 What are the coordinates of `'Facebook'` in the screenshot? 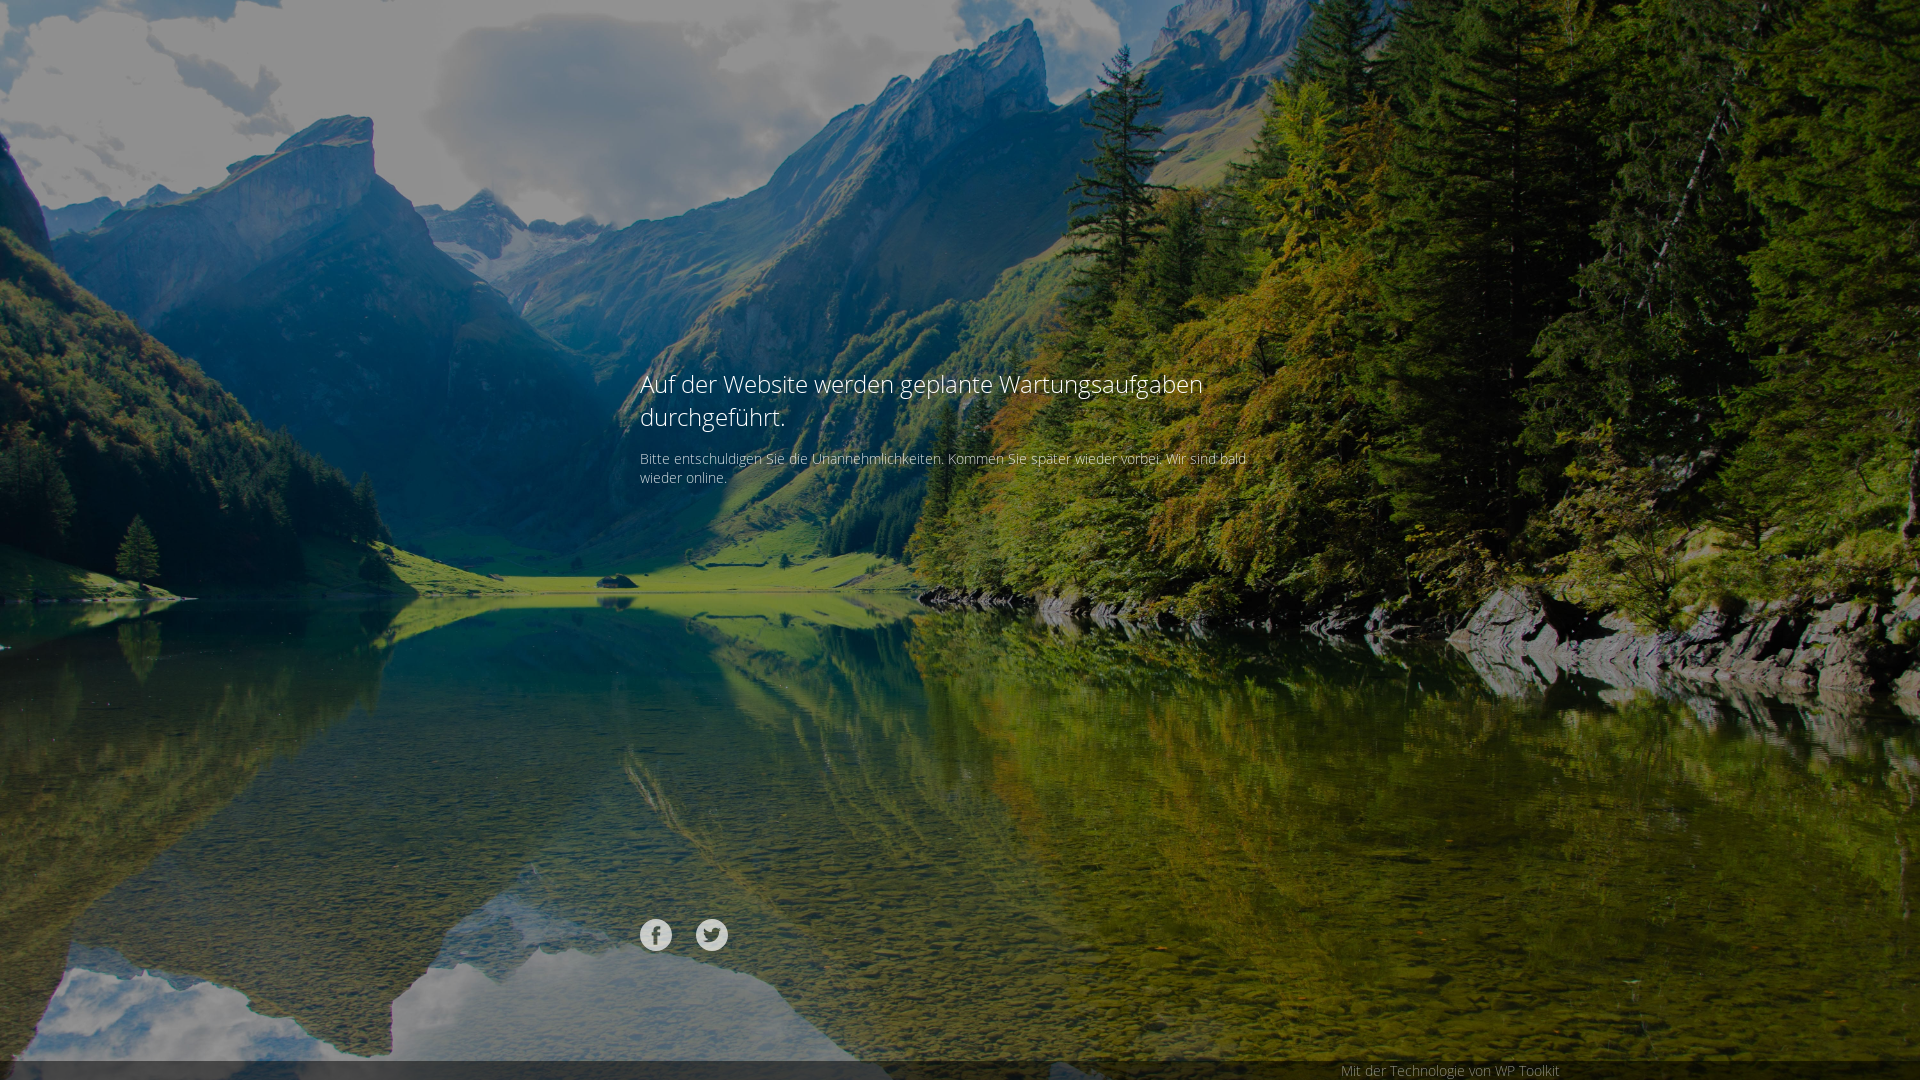 It's located at (656, 934).